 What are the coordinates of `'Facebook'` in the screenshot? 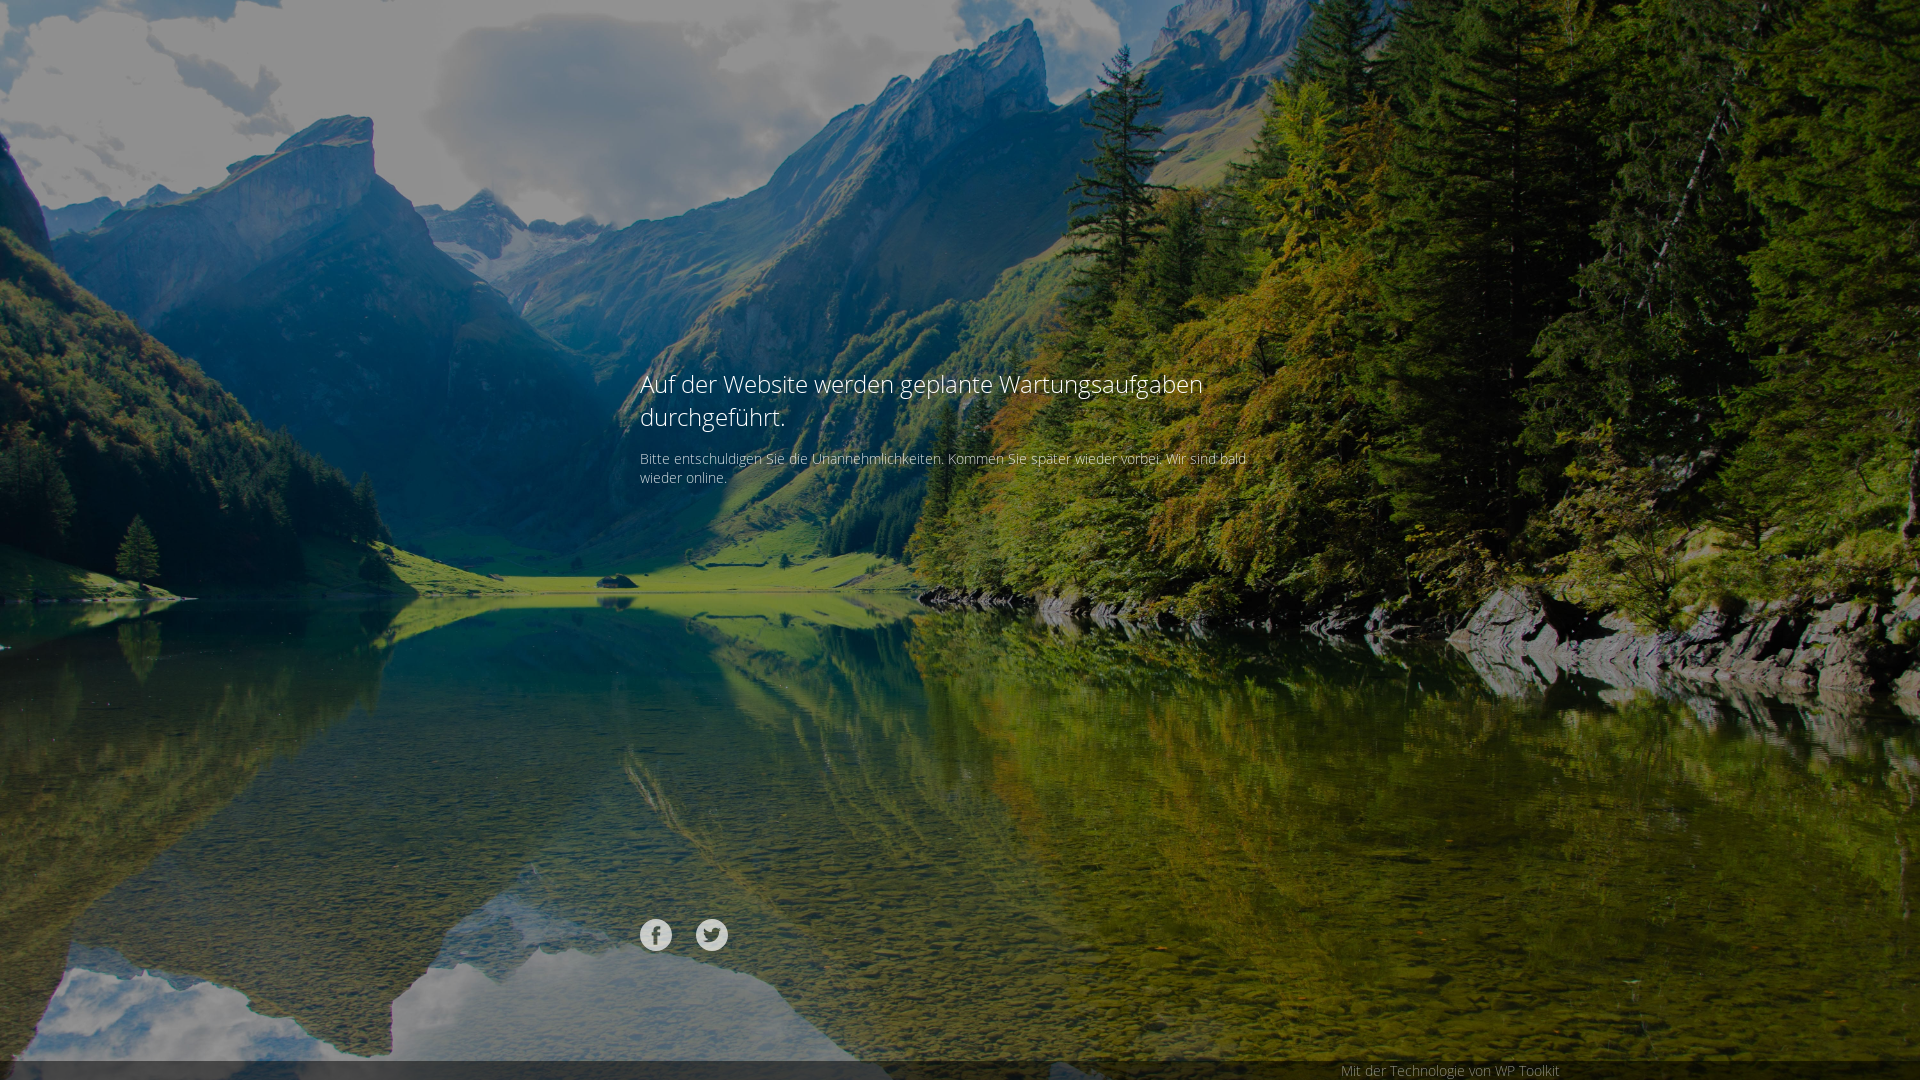 It's located at (656, 934).